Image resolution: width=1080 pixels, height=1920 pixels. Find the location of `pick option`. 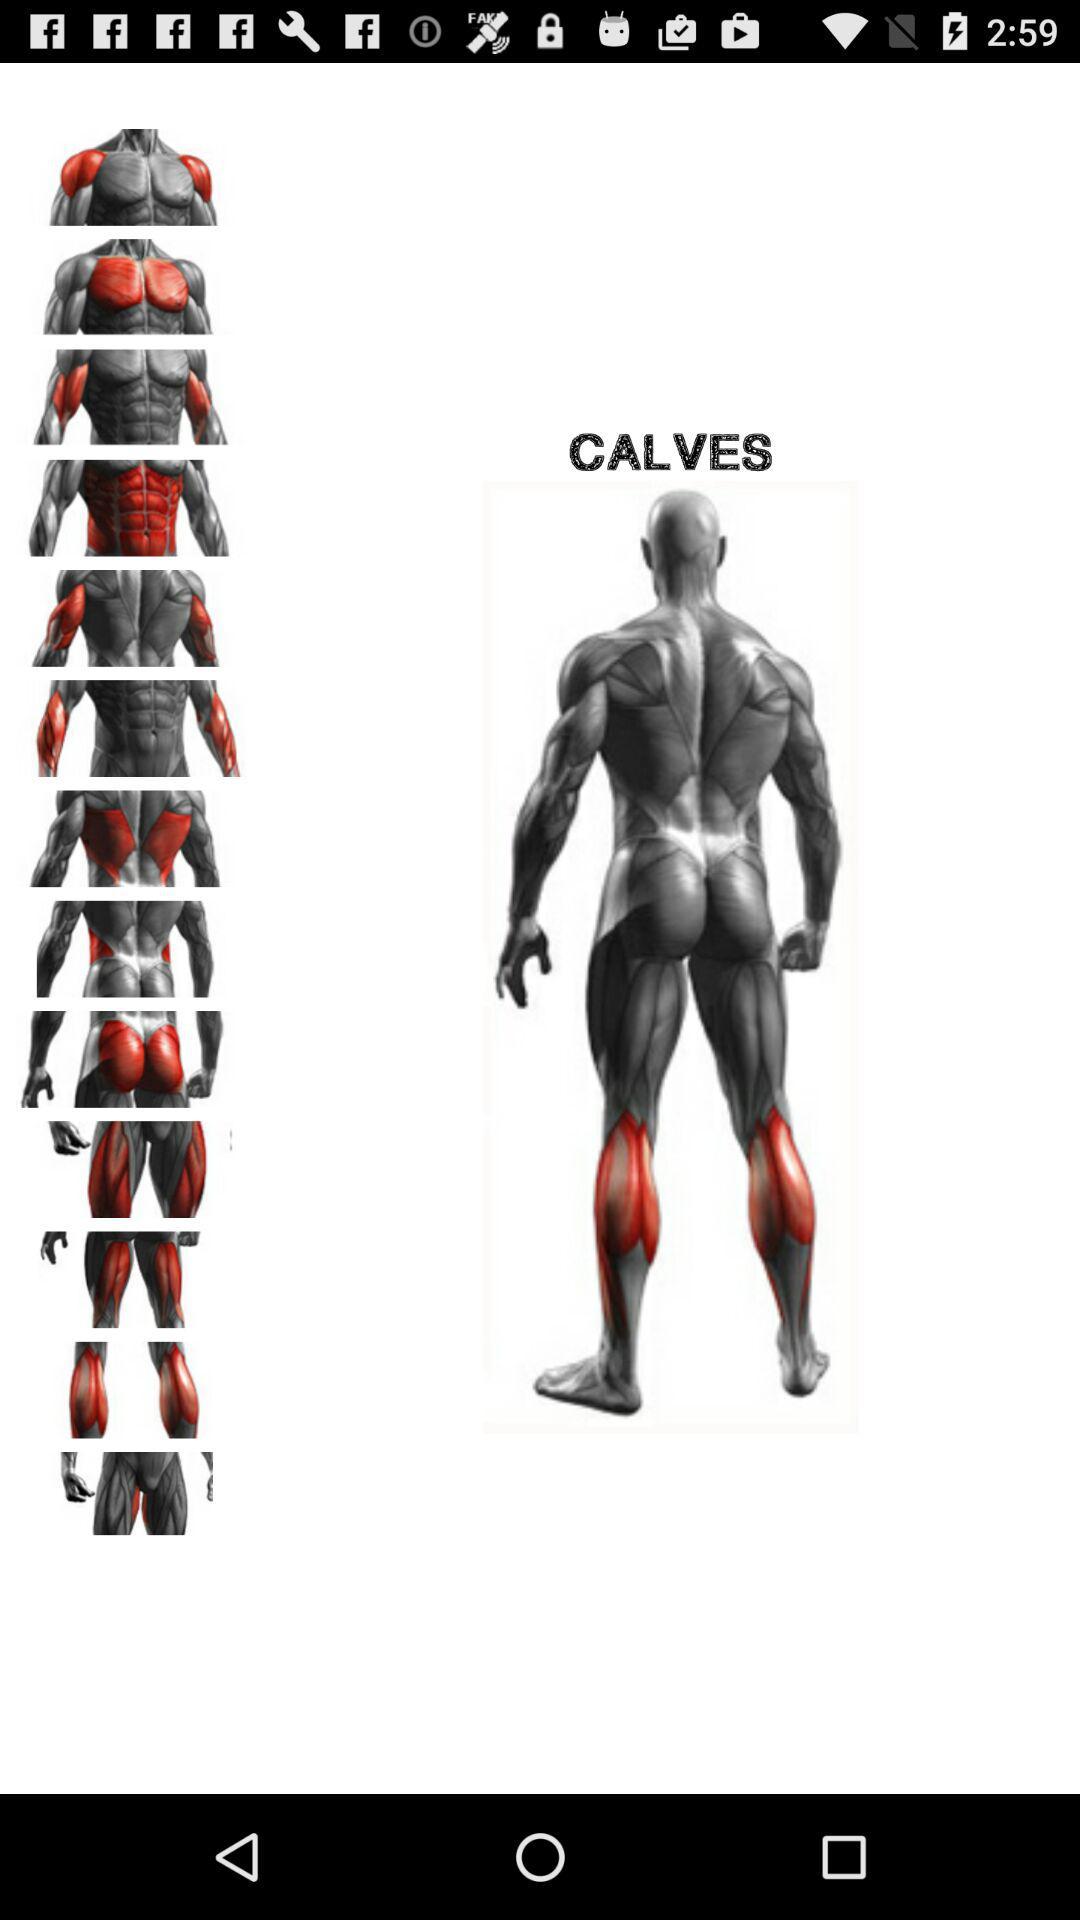

pick option is located at coordinates (131, 1272).